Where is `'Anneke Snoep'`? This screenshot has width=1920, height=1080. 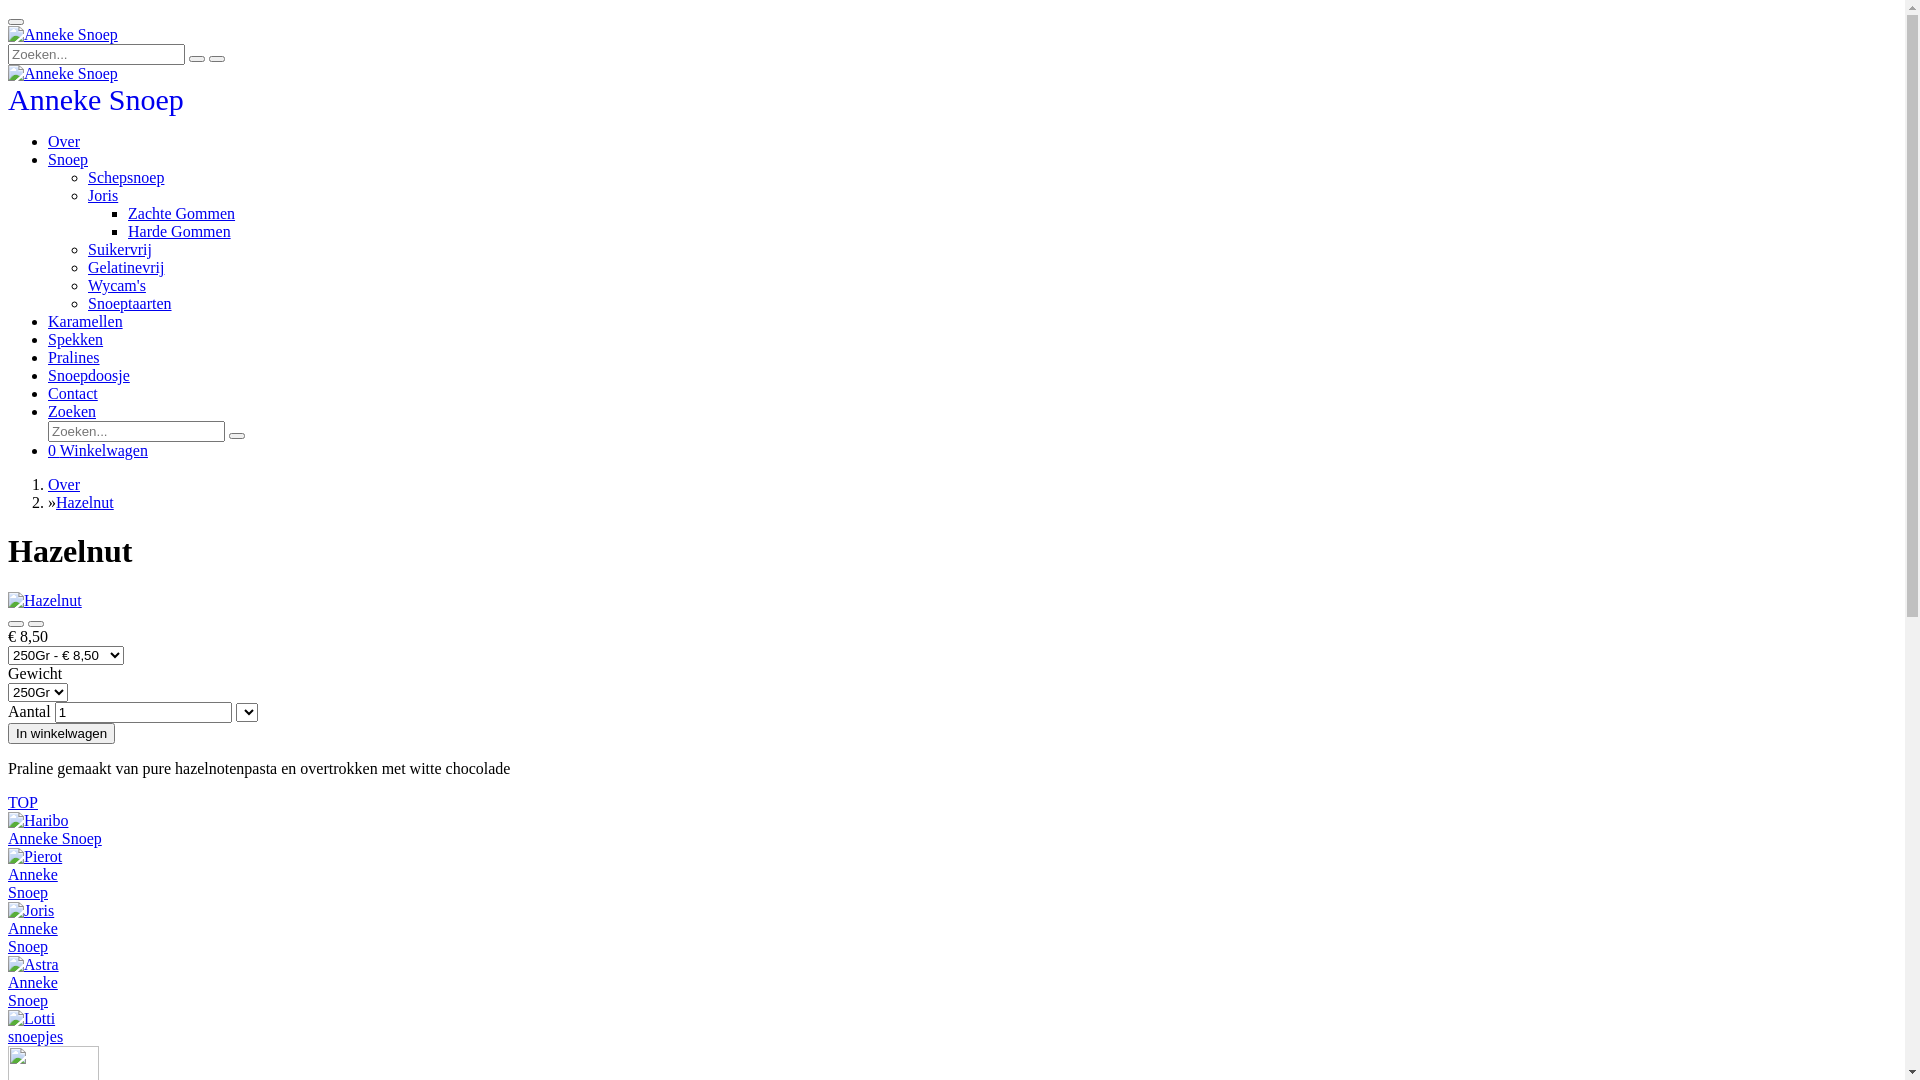 'Anneke Snoep' is located at coordinates (8, 34).